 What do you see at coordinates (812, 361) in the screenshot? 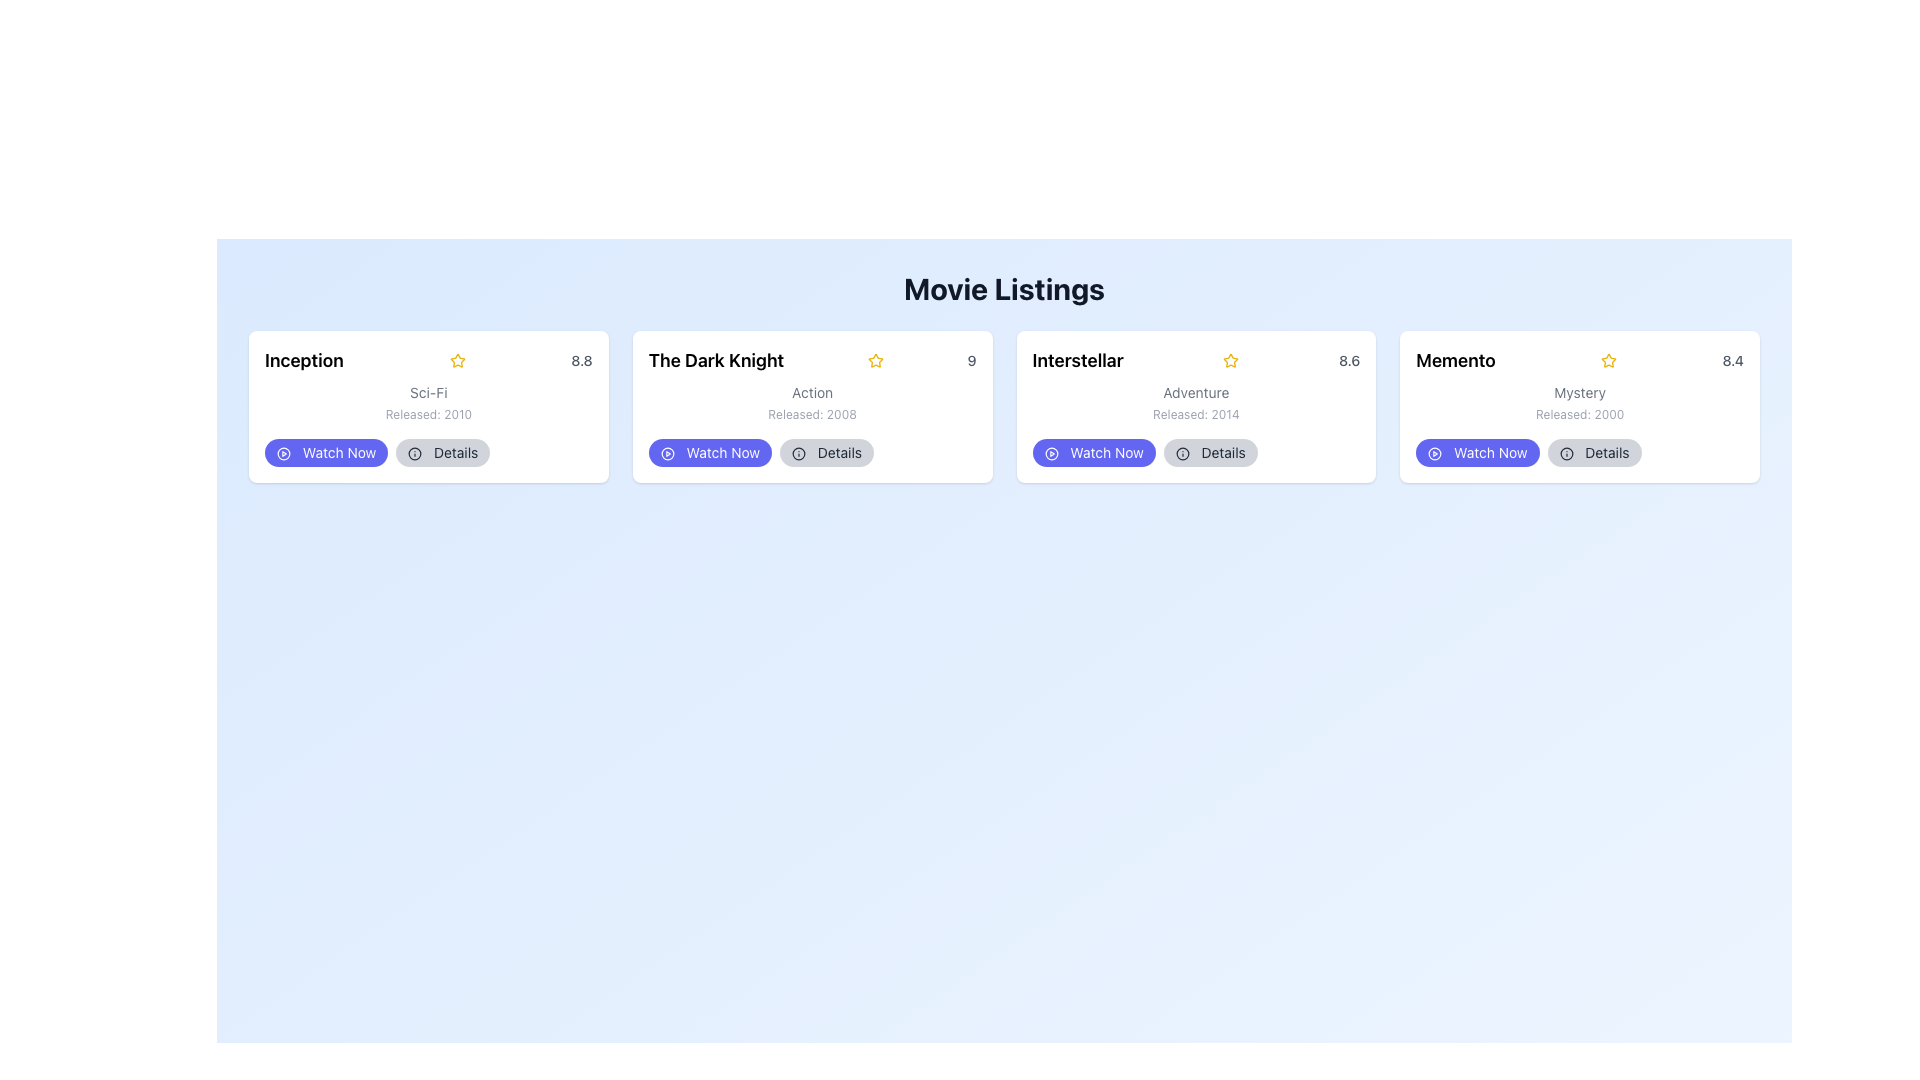
I see `the informational display block for the movie 'The Dark Knight', which includes the title, rating, and star representation, located at the top of the movie card` at bounding box center [812, 361].